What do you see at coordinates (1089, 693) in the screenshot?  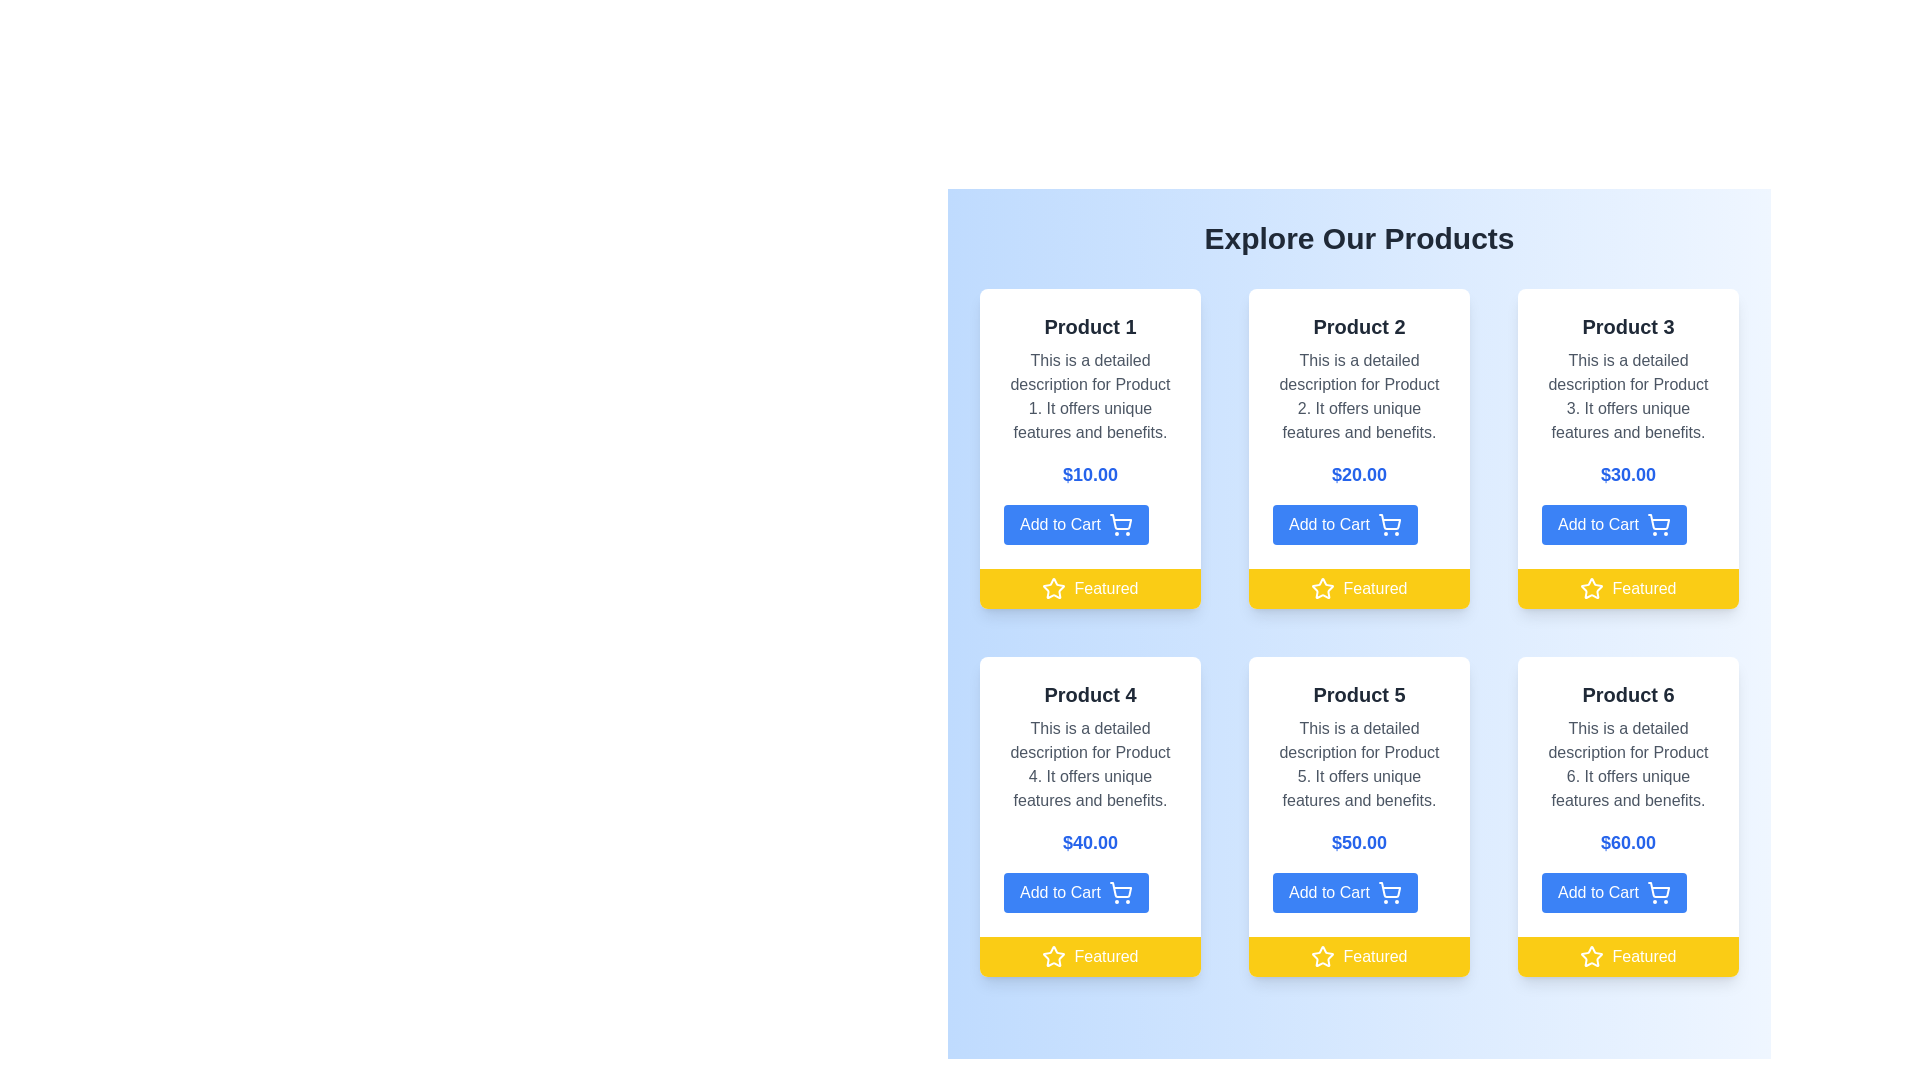 I see `the text label that identifies the product as 'Product 4', located at the top of the product card in a 3x2 grid layout` at bounding box center [1089, 693].